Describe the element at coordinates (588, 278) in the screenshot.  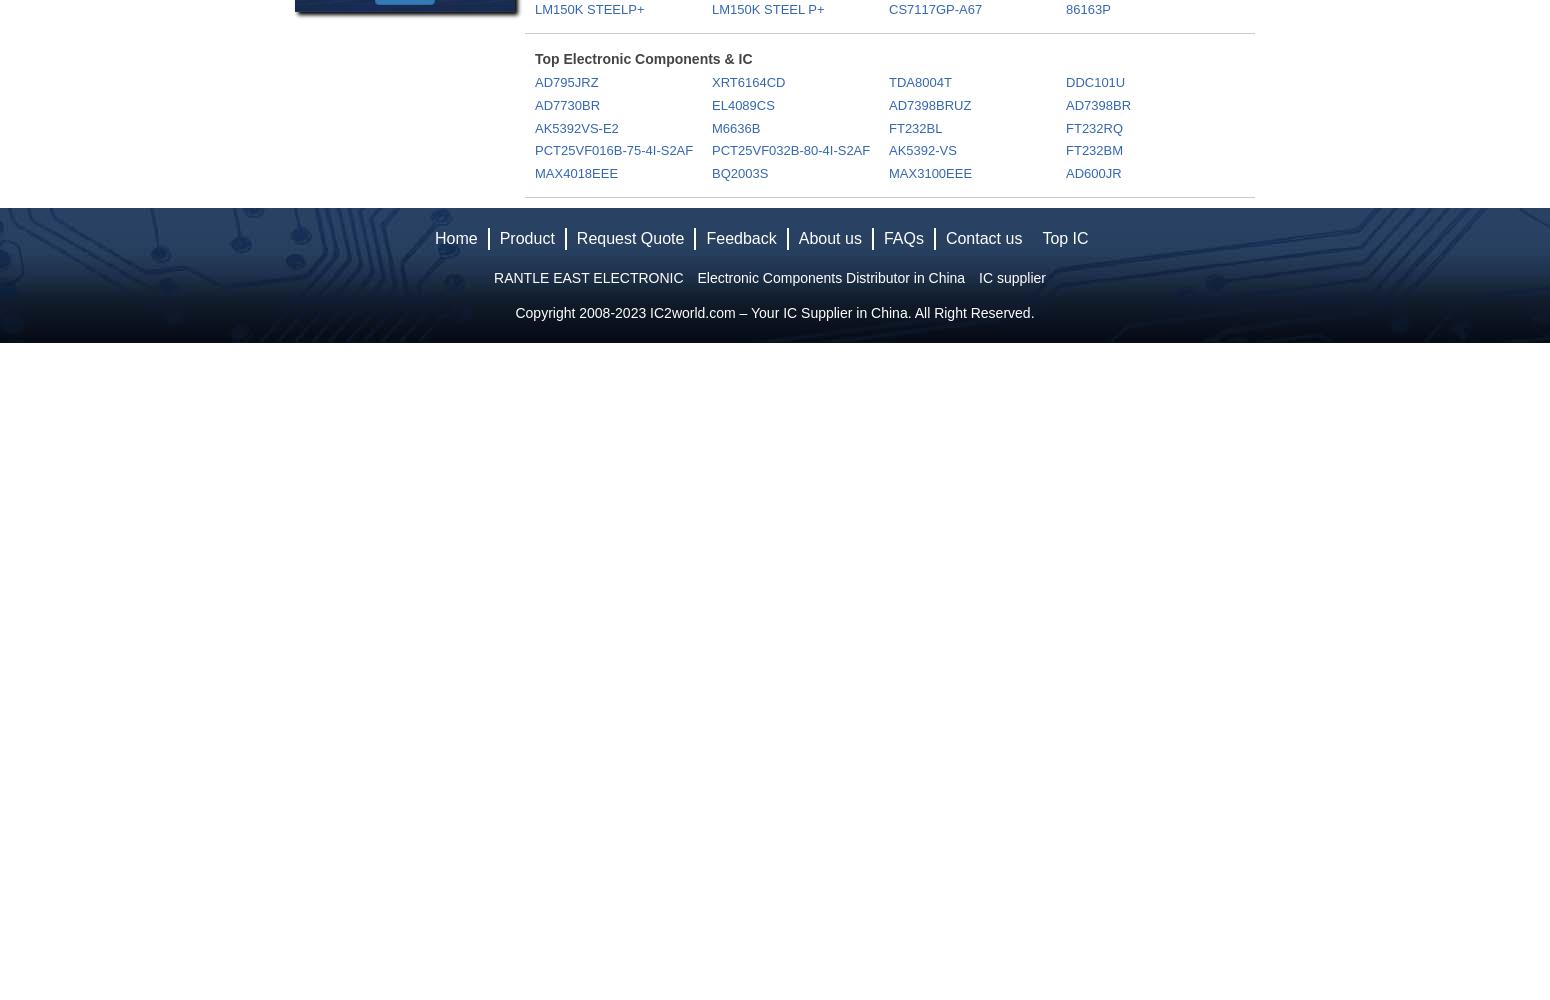
I see `'RANTLE EAST ELECTRONIC'` at that location.